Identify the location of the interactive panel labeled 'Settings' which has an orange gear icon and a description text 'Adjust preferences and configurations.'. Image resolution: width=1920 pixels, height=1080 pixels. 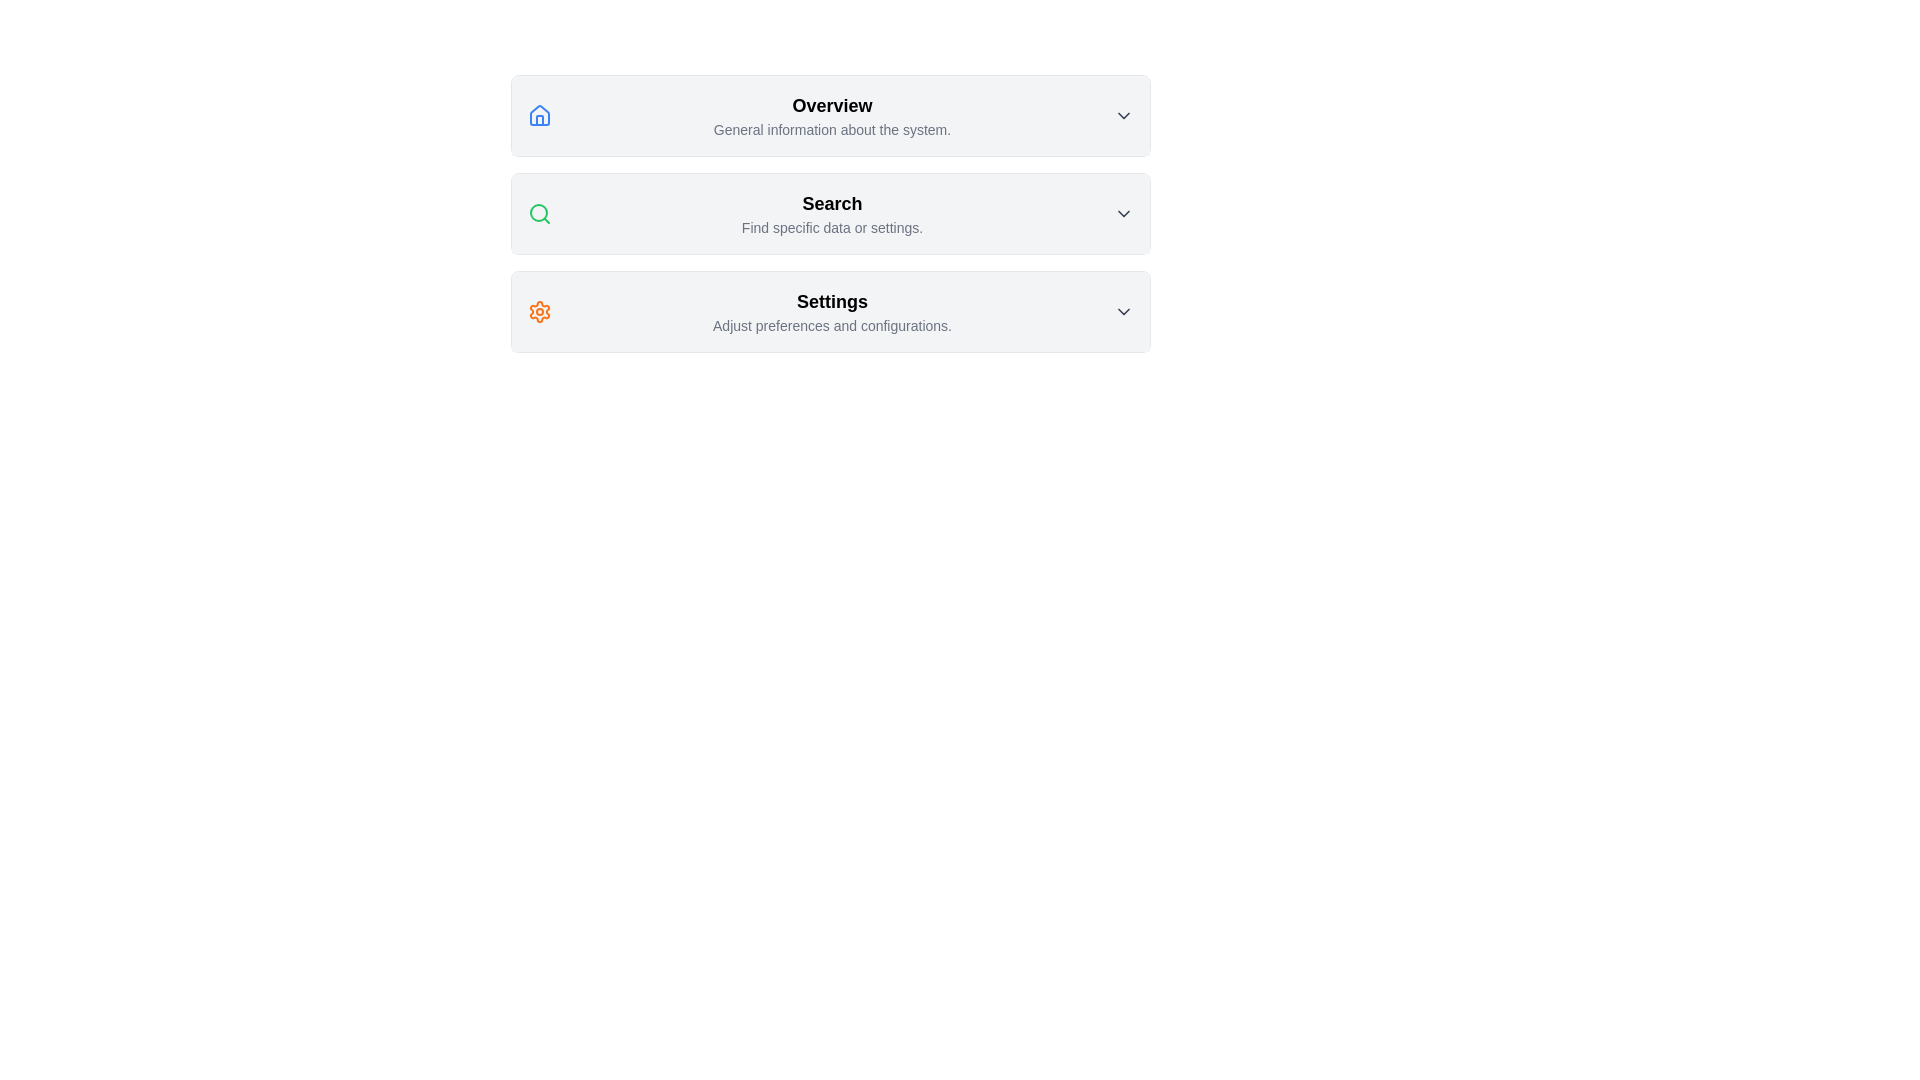
(830, 312).